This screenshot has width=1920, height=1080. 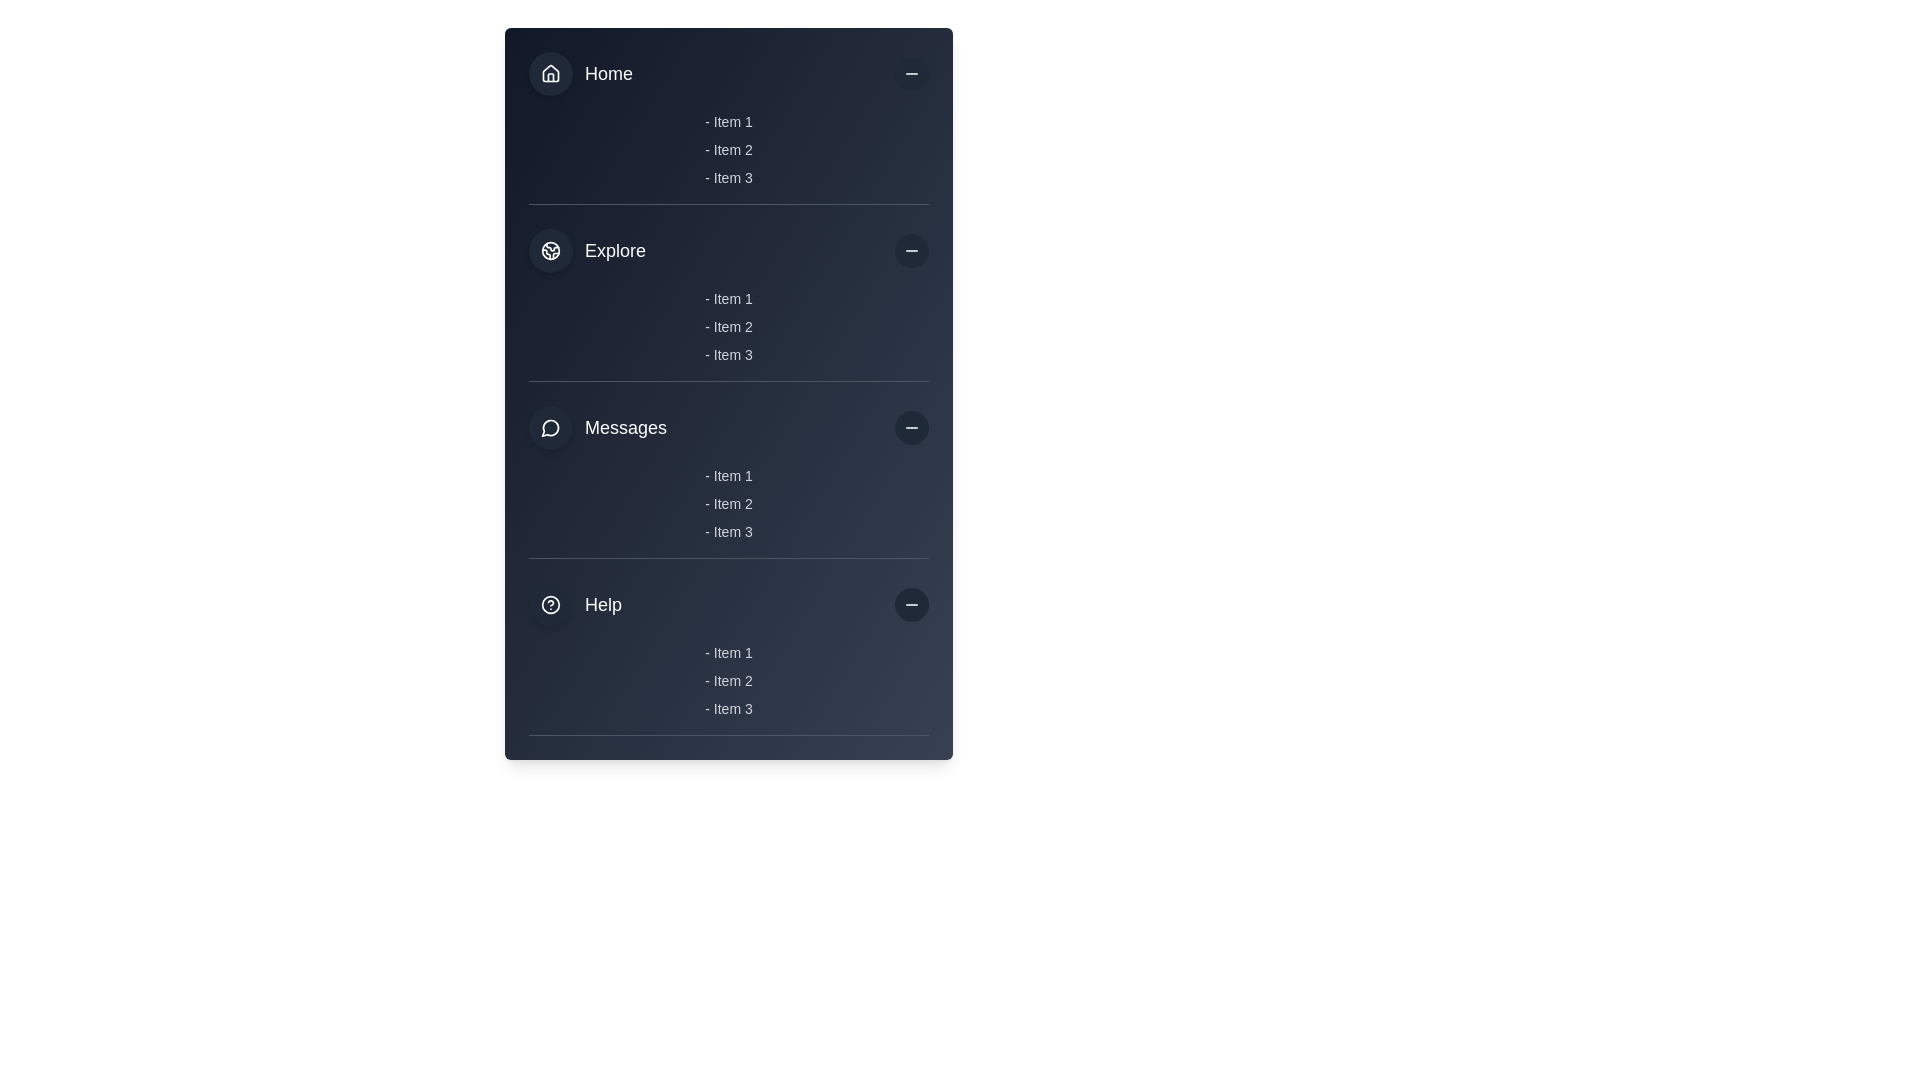 I want to click on the globe icon in the 'Explore' section of the left-side navigation menu, so click(x=551, y=249).